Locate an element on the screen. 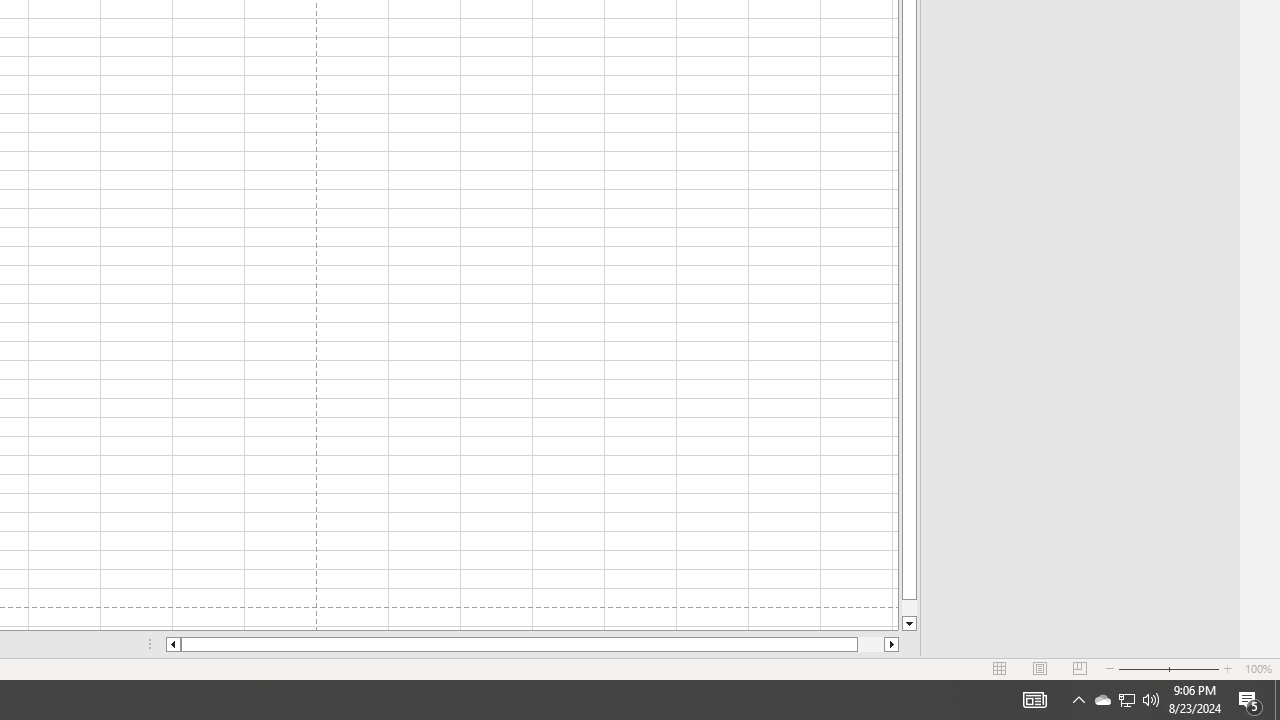  'Page right' is located at coordinates (871, 644).